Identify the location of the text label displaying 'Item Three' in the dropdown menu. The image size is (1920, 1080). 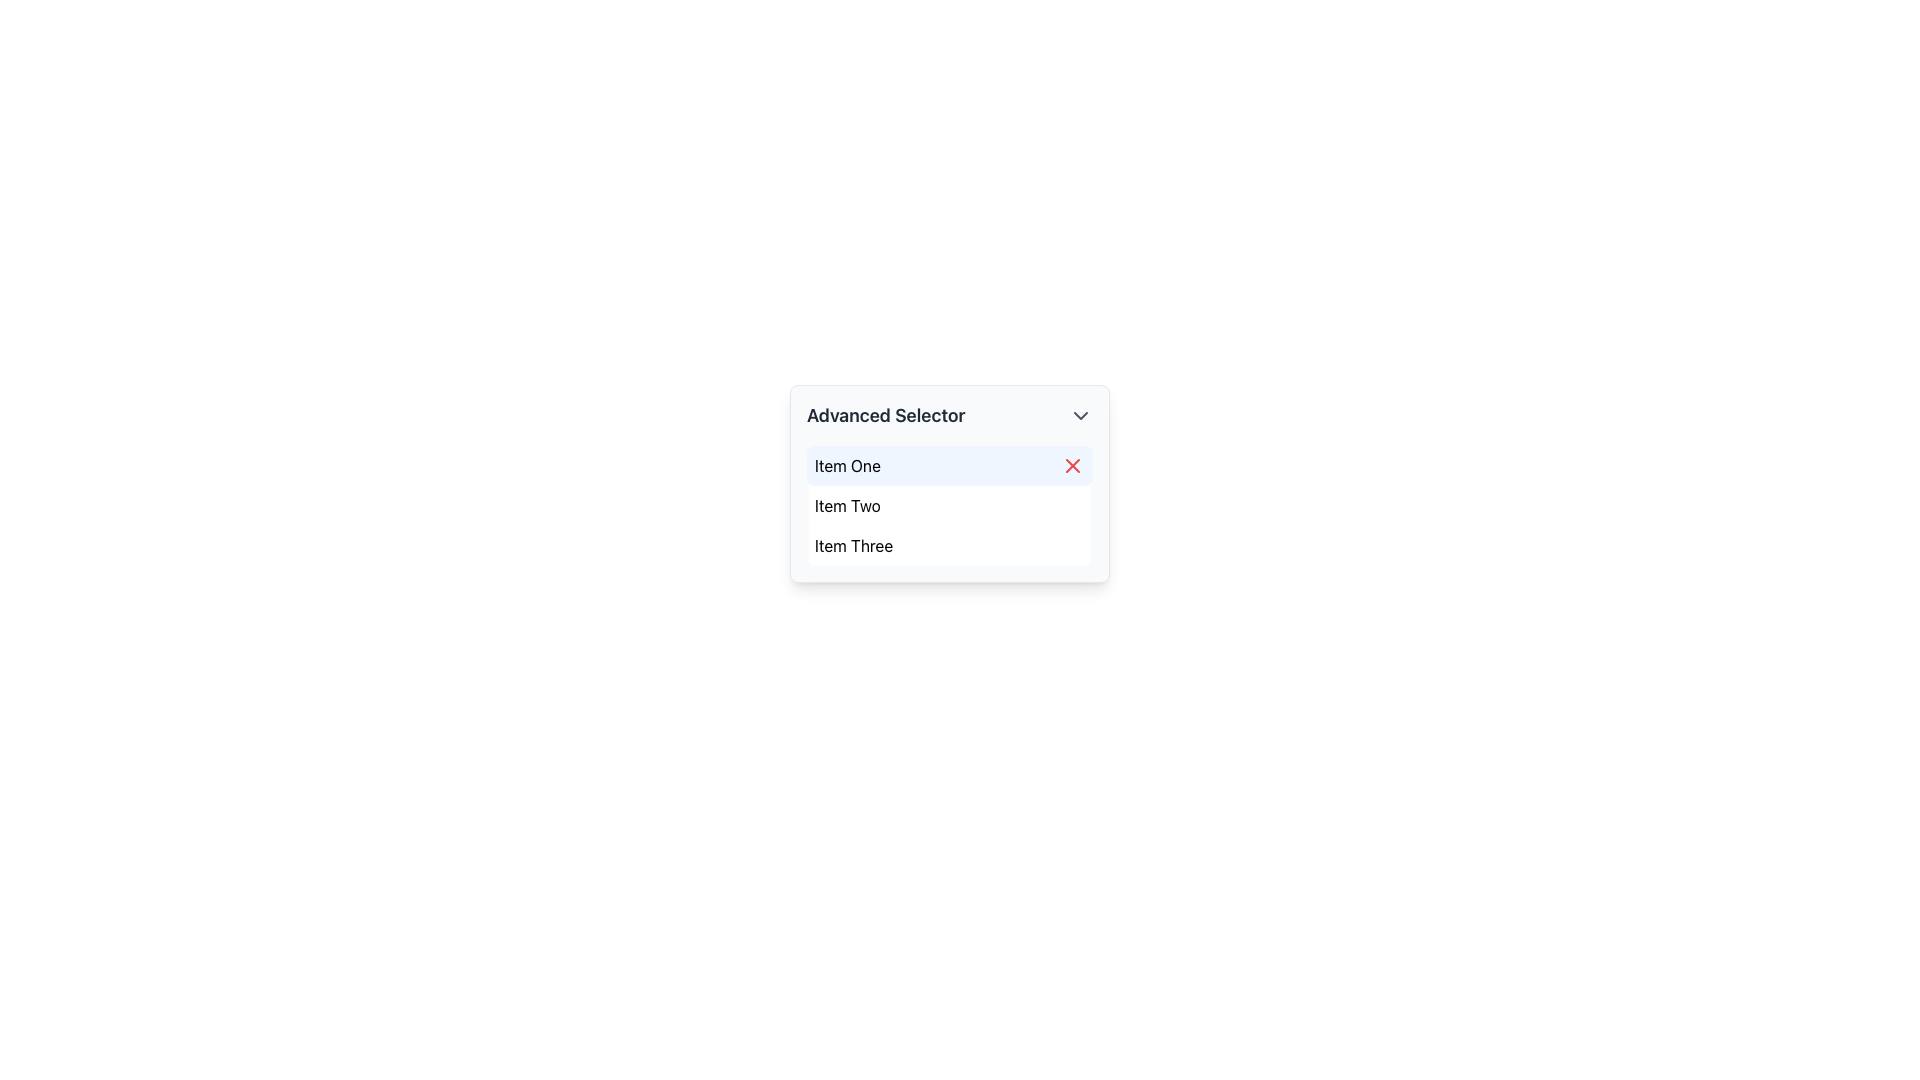
(854, 546).